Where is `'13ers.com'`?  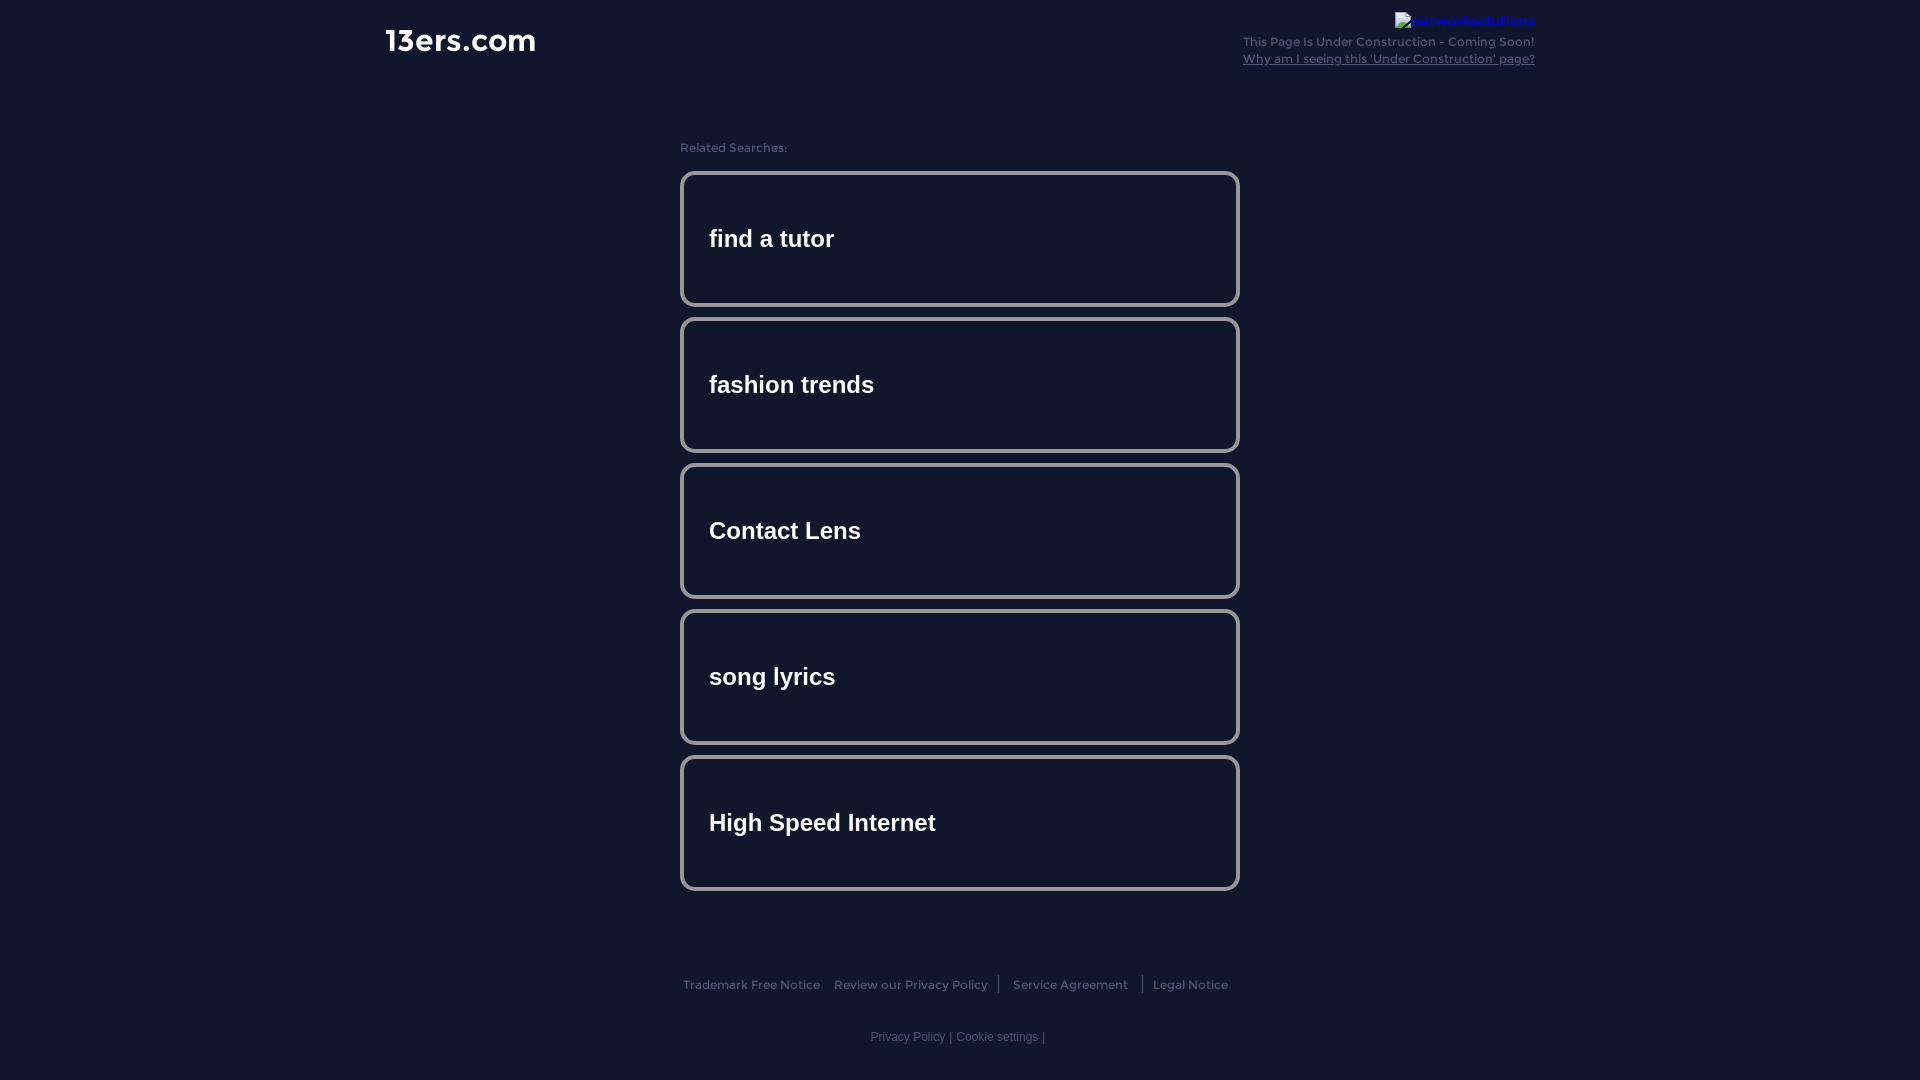
'13ers.com' is located at coordinates (459, 39).